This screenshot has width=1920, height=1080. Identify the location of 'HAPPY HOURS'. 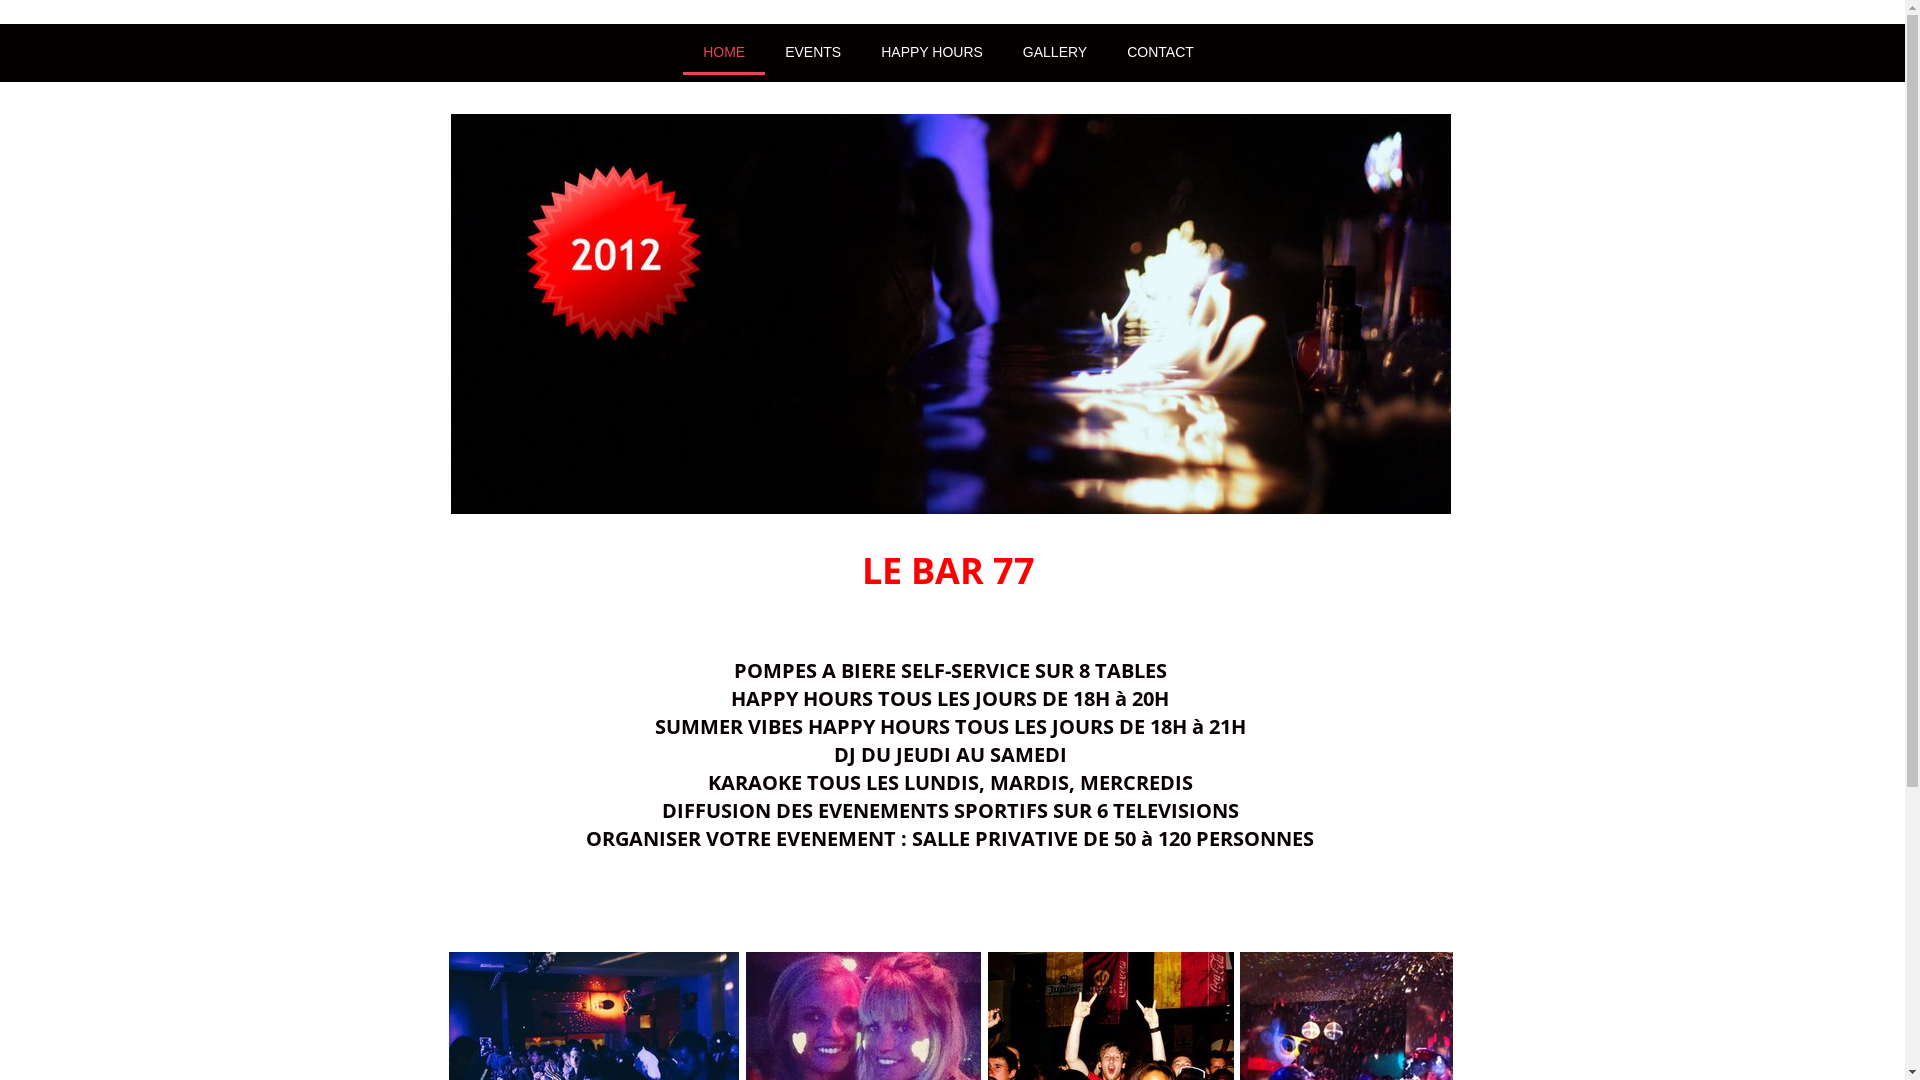
(930, 50).